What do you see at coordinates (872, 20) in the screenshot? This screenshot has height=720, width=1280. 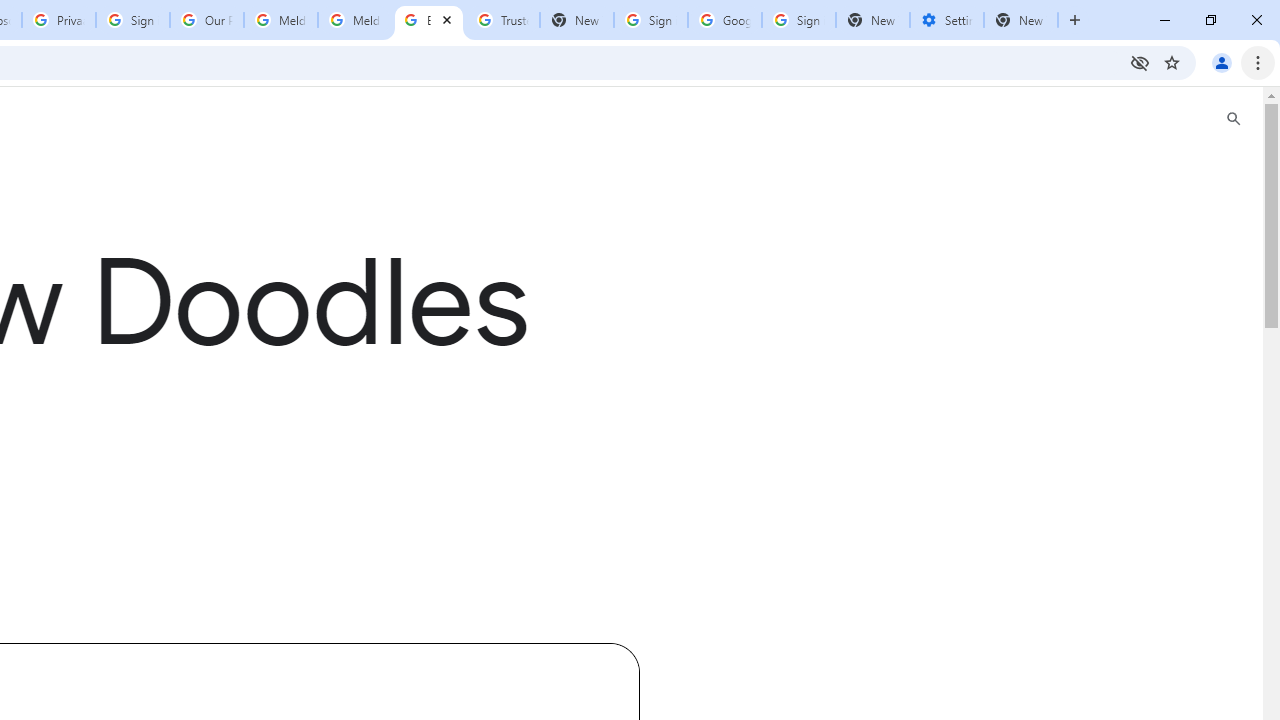 I see `'New Tab'` at bounding box center [872, 20].